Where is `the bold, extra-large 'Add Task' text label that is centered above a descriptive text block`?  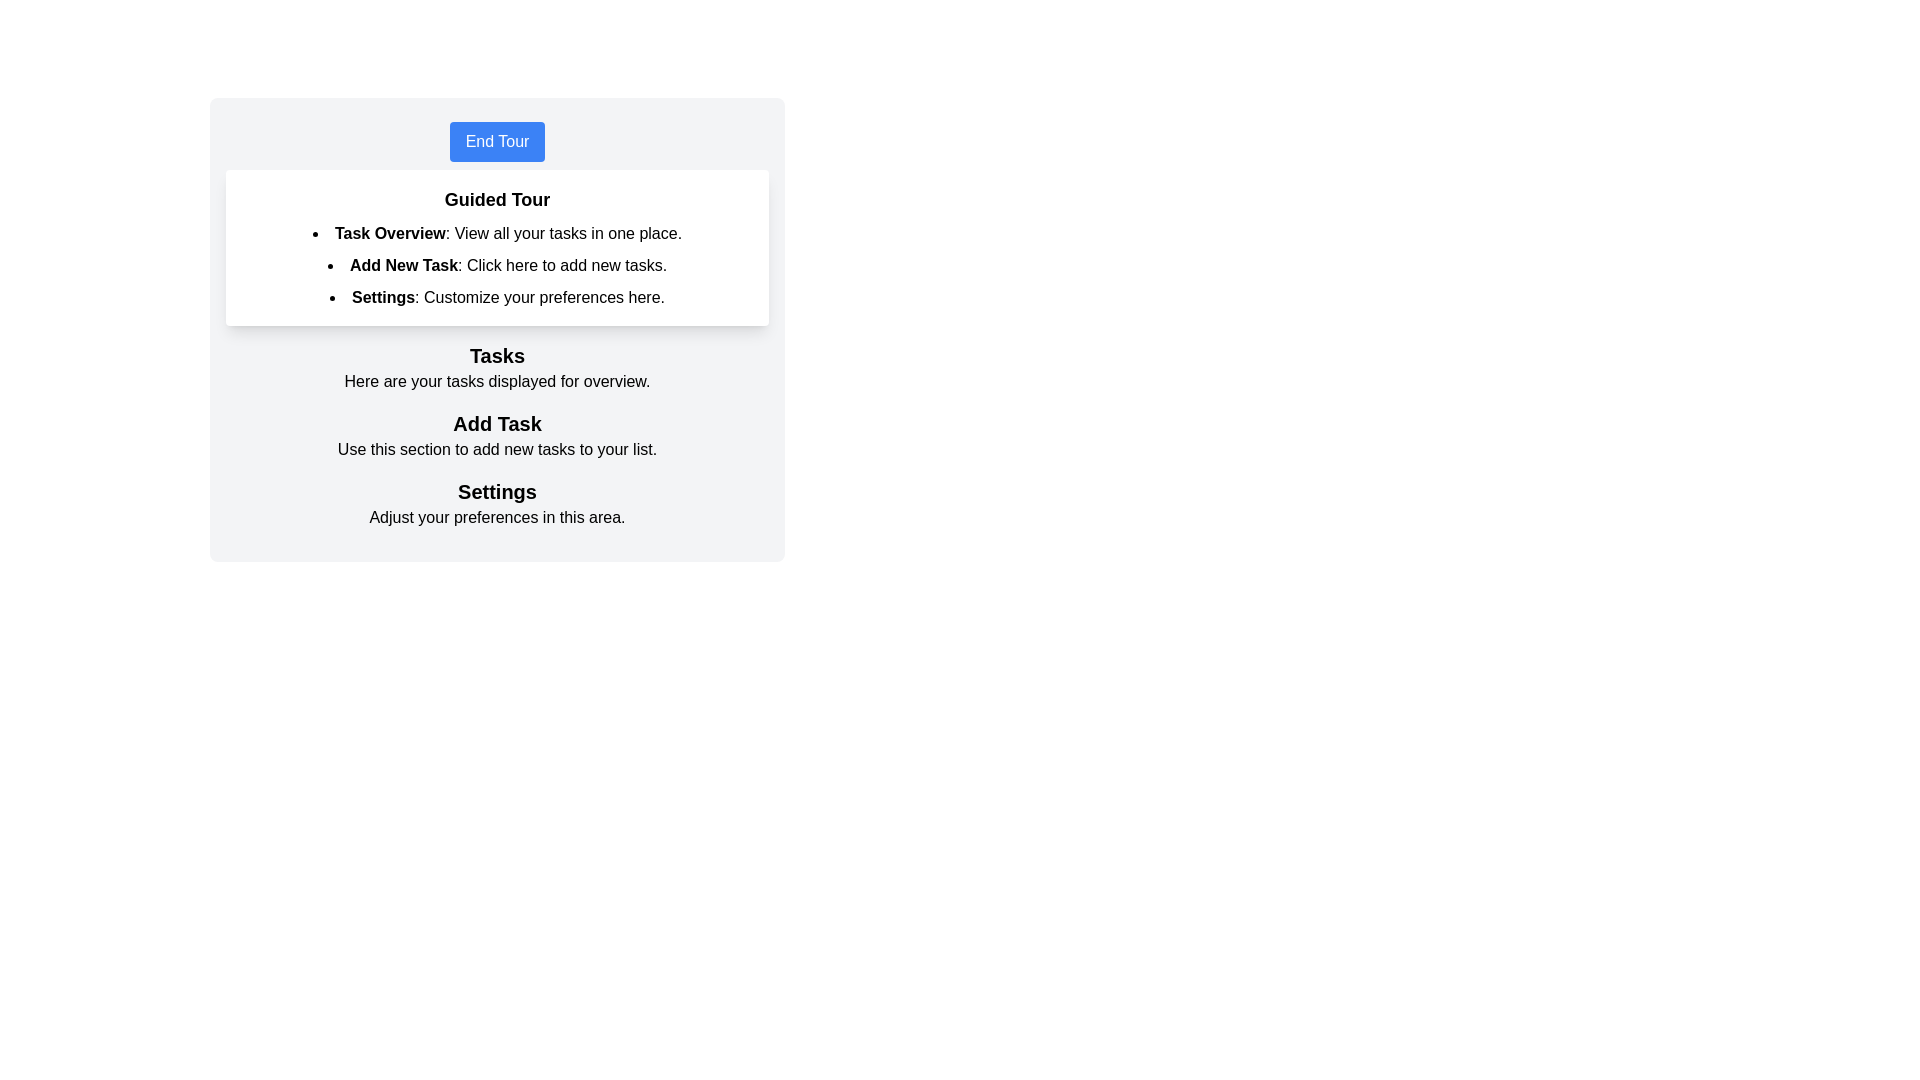 the bold, extra-large 'Add Task' text label that is centered above a descriptive text block is located at coordinates (497, 423).